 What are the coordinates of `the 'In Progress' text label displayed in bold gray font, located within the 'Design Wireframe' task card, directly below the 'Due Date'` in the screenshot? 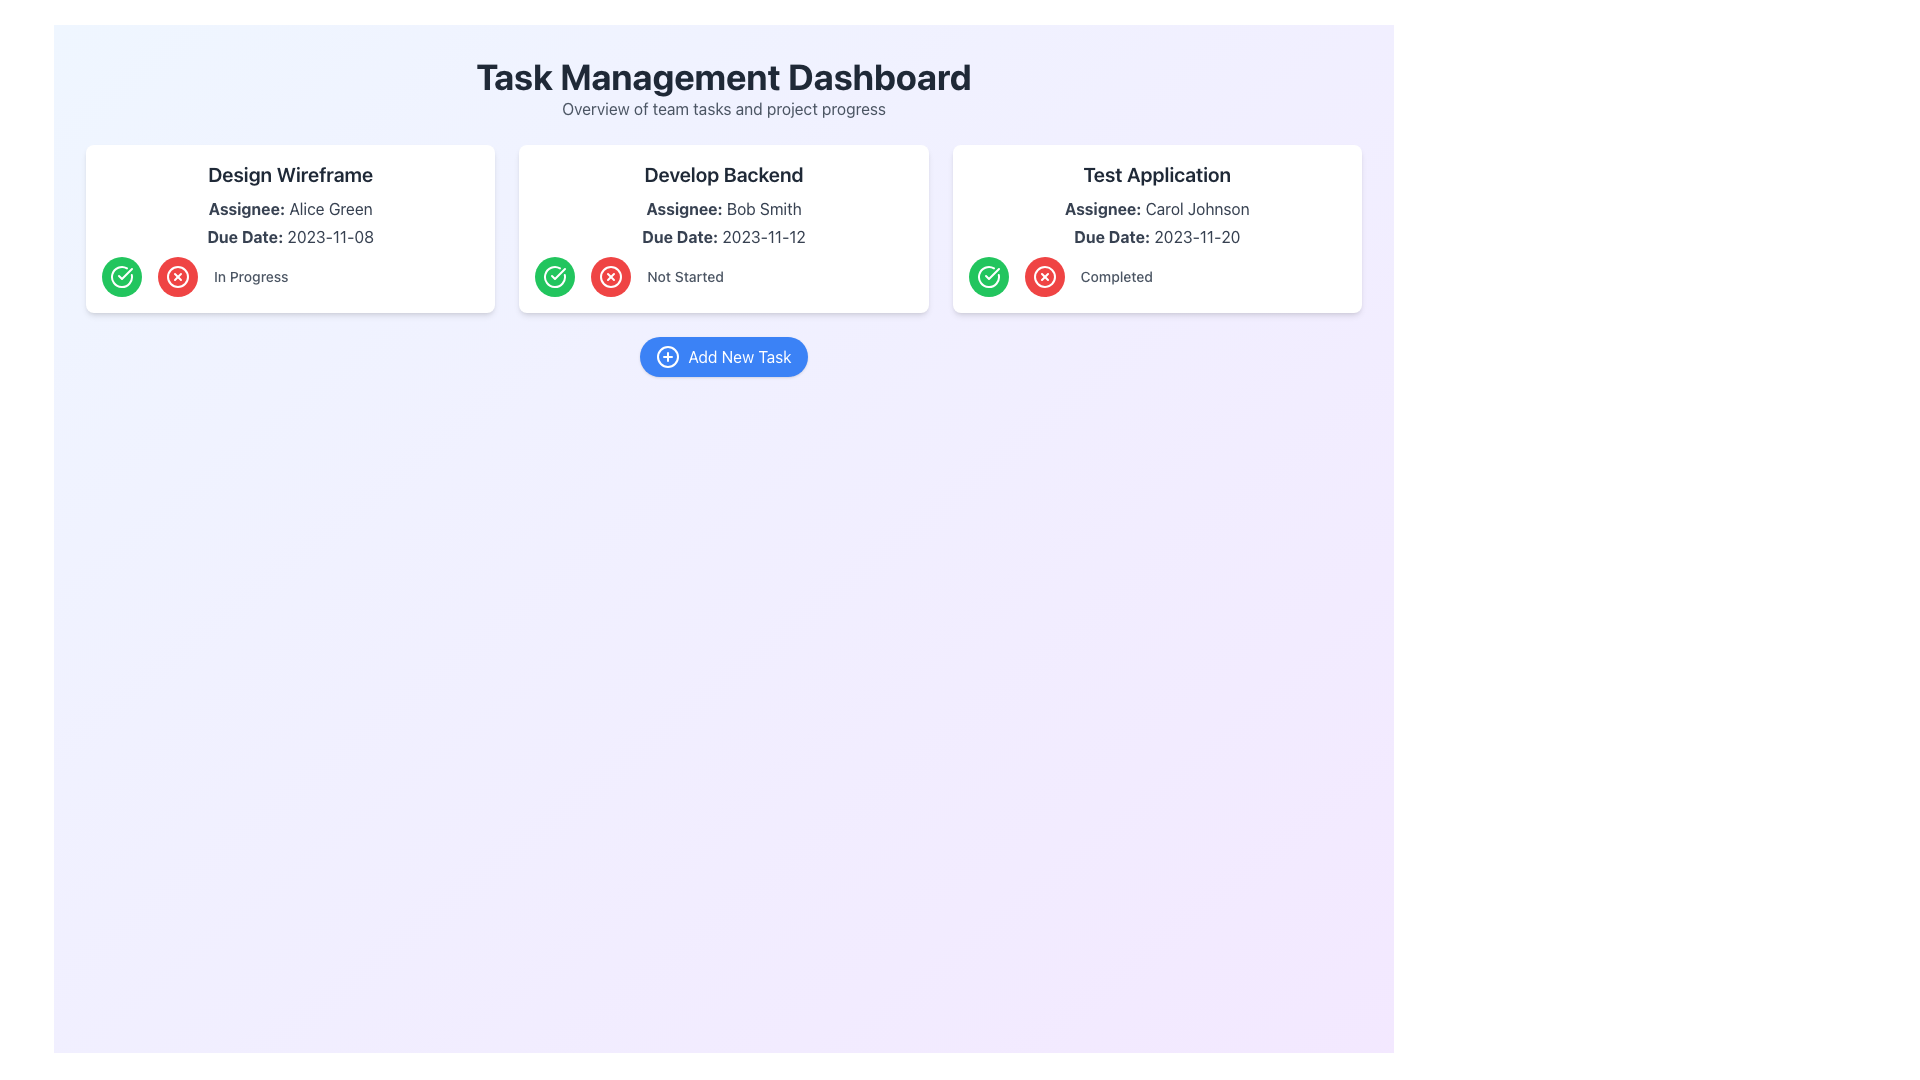 It's located at (250, 277).